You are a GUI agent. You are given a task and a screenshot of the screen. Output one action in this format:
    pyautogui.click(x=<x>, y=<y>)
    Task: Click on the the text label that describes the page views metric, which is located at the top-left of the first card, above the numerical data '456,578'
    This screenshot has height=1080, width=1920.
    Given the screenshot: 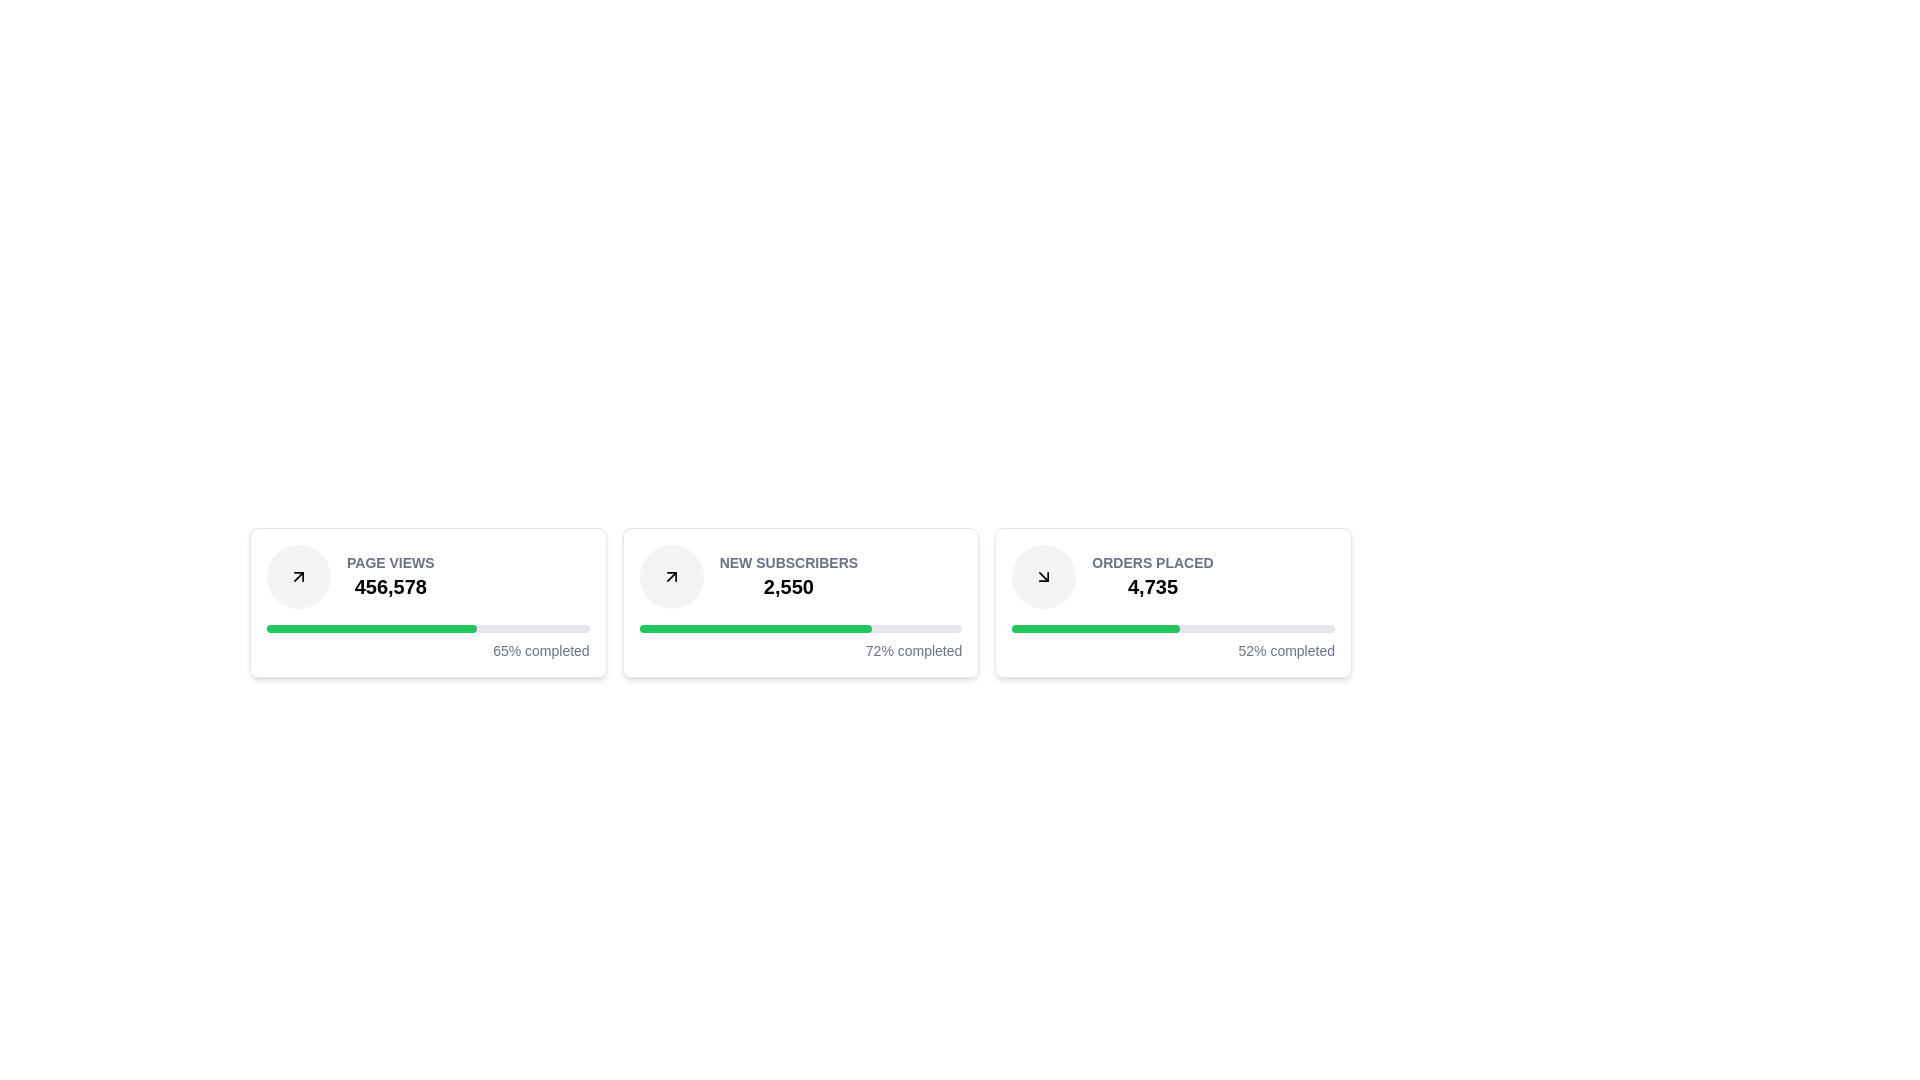 What is the action you would take?
    pyautogui.click(x=390, y=563)
    